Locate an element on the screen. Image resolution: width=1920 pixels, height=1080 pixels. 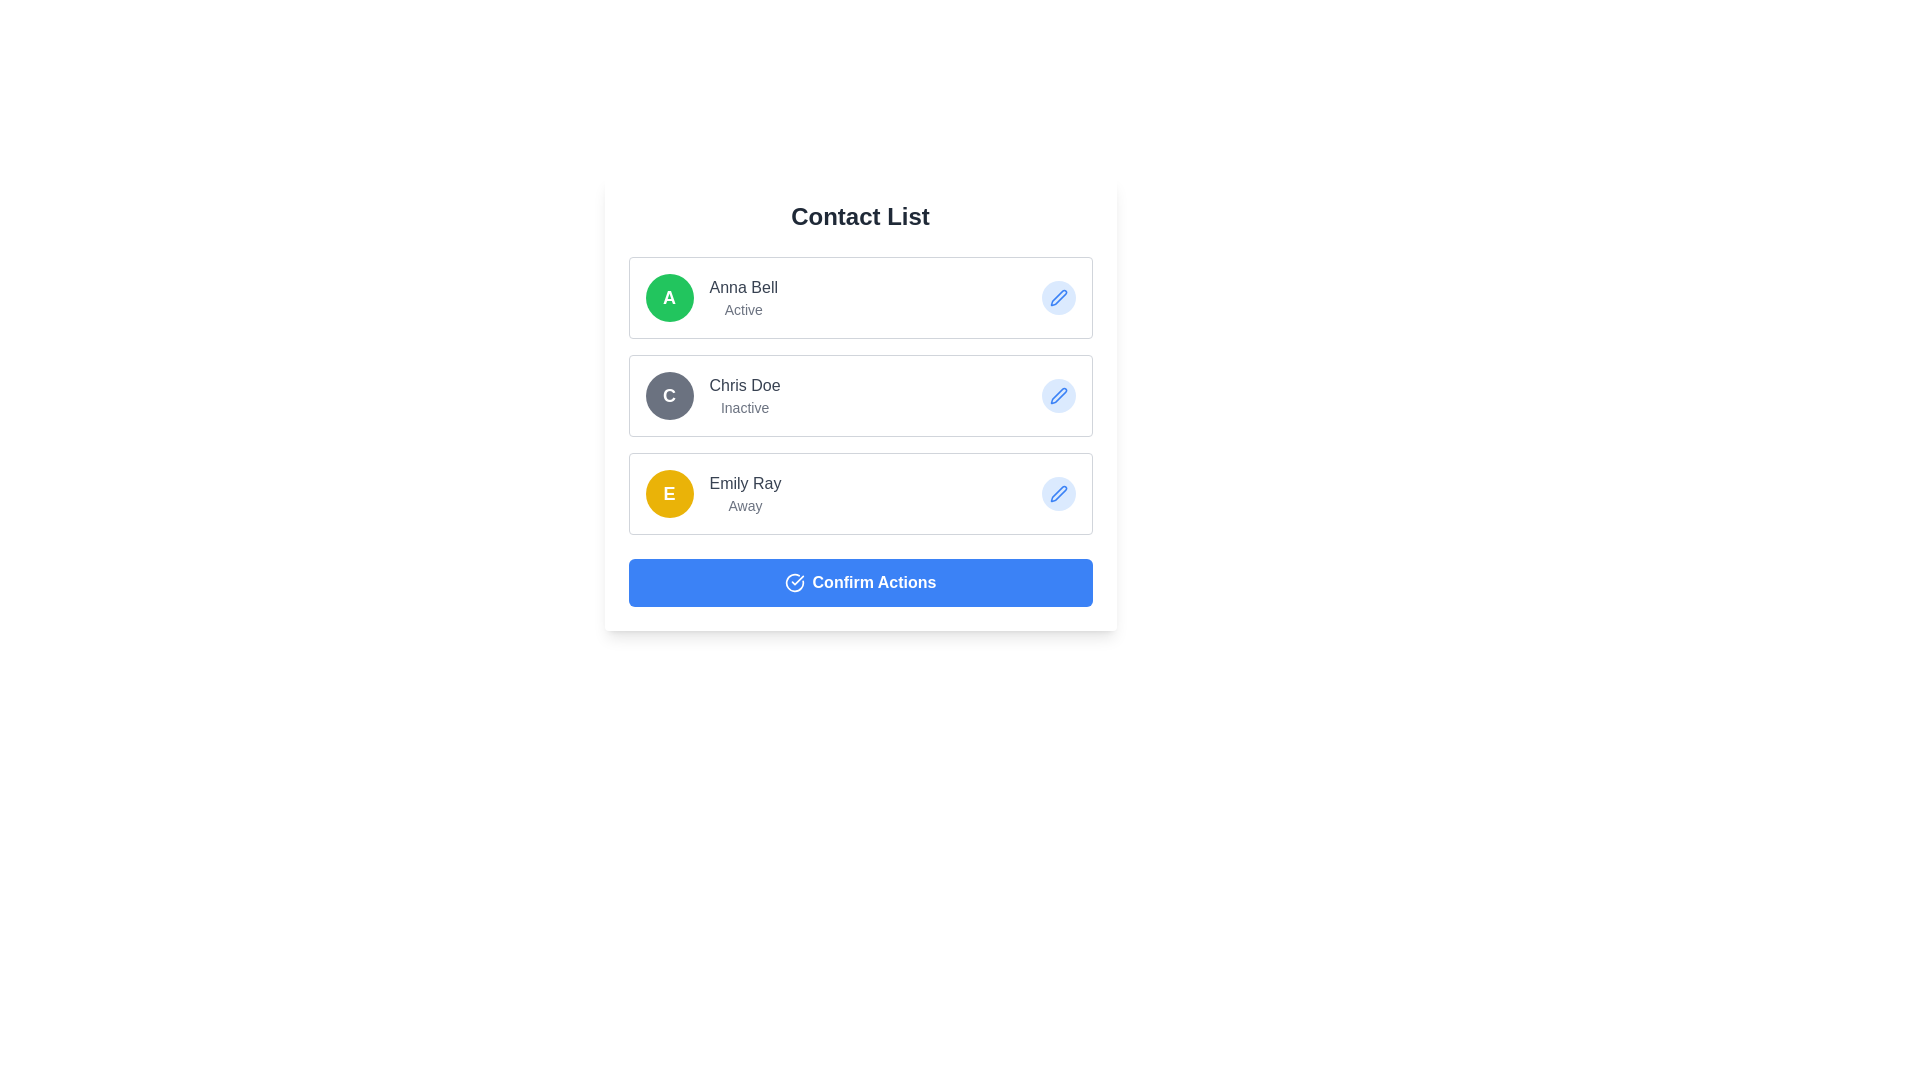
the pen icon button with a blue outline located on the right side of the second list item associated with user 'Chris Doe' is located at coordinates (1057, 396).